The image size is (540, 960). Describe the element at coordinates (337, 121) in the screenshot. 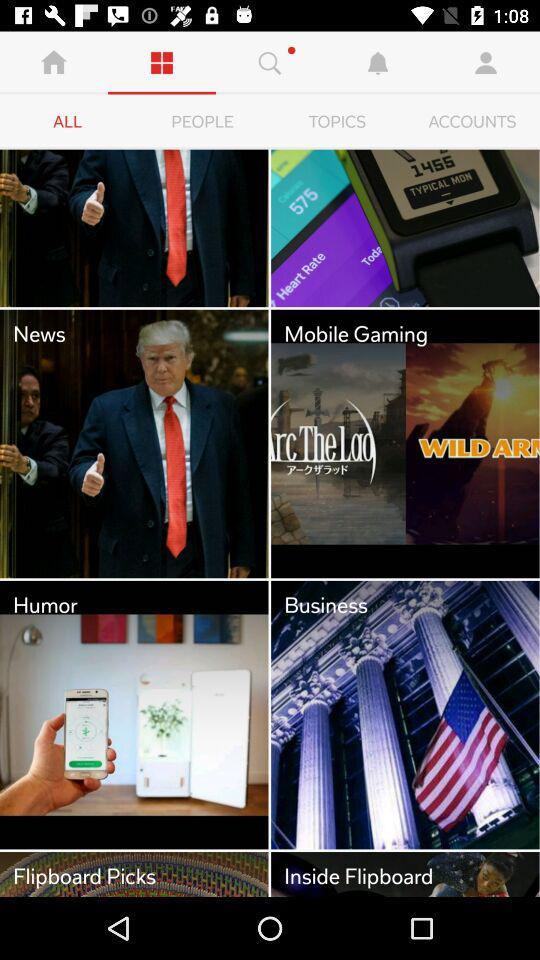

I see `topics` at that location.